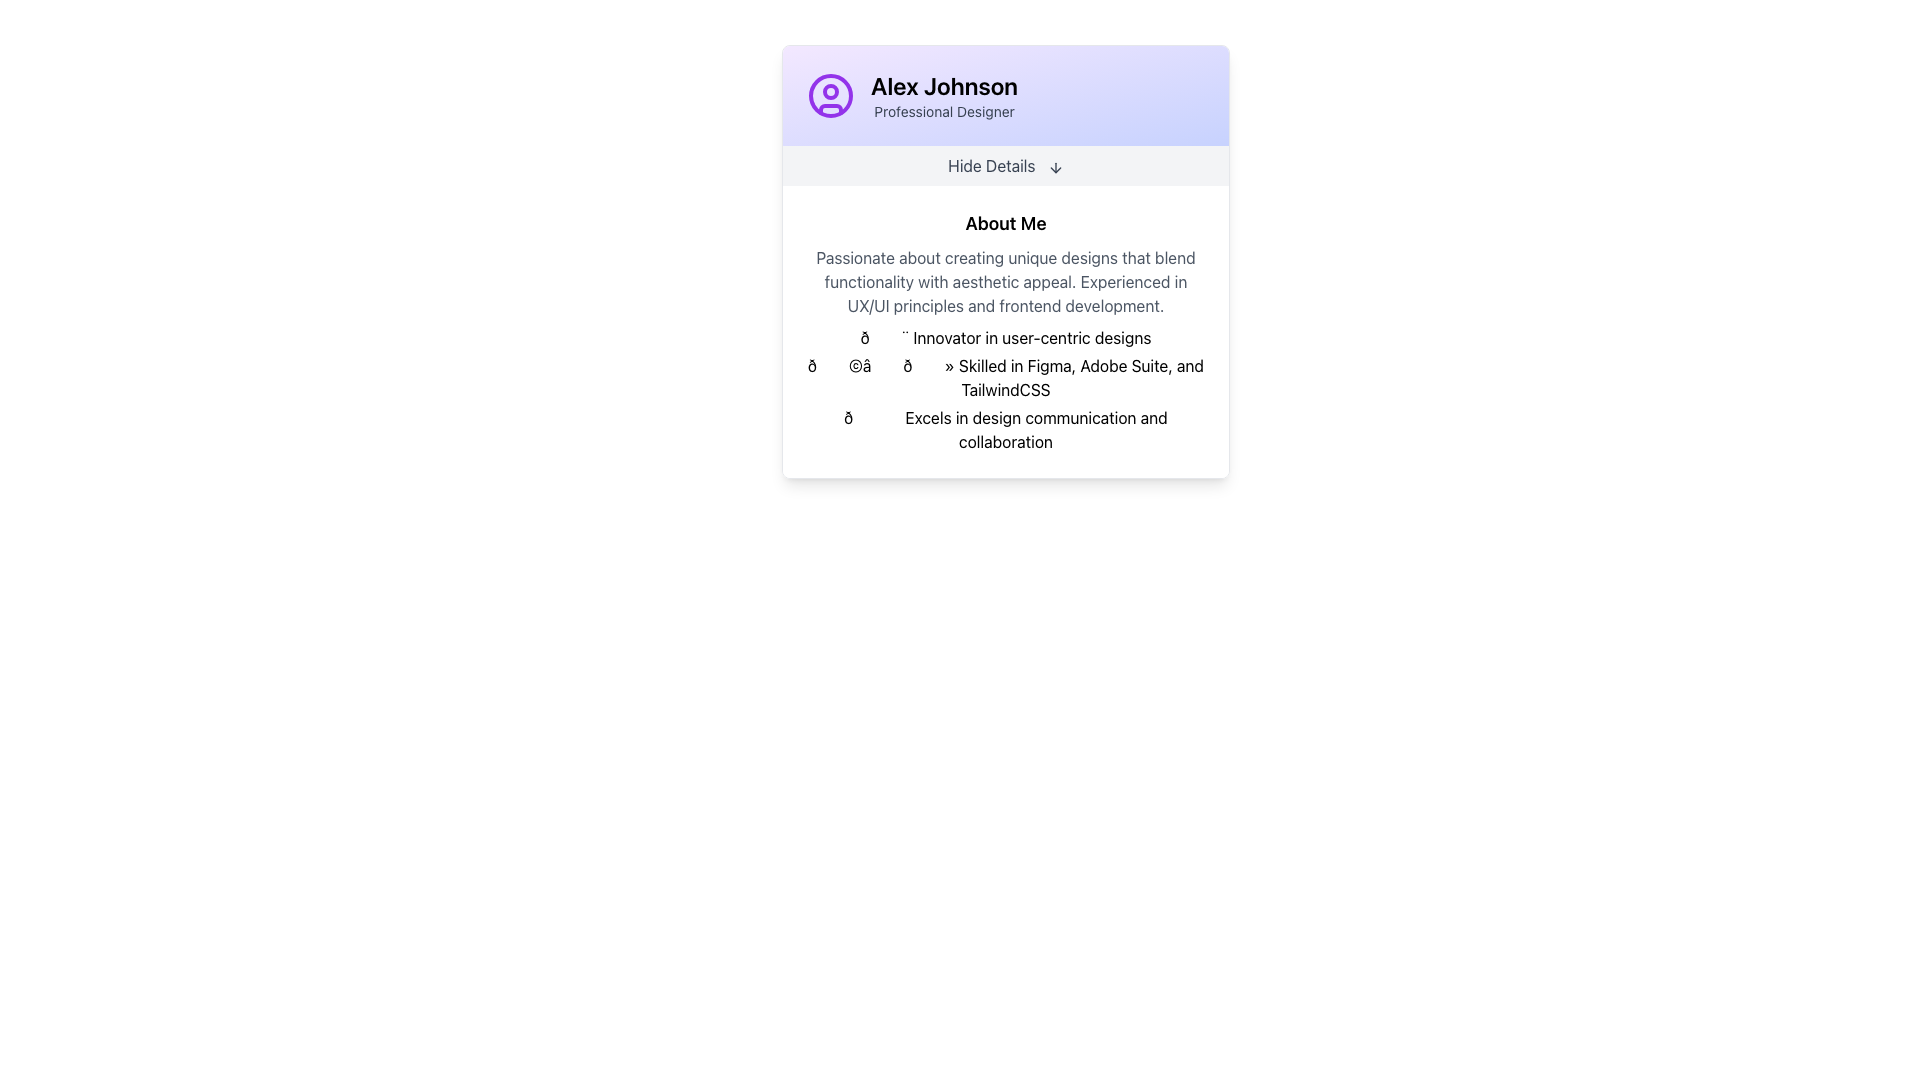 The height and width of the screenshot is (1080, 1920). What do you see at coordinates (1006, 281) in the screenshot?
I see `the introductory text describing the individual's professional experience and skills, which is located below the 'About Me' header and above the skills list` at bounding box center [1006, 281].